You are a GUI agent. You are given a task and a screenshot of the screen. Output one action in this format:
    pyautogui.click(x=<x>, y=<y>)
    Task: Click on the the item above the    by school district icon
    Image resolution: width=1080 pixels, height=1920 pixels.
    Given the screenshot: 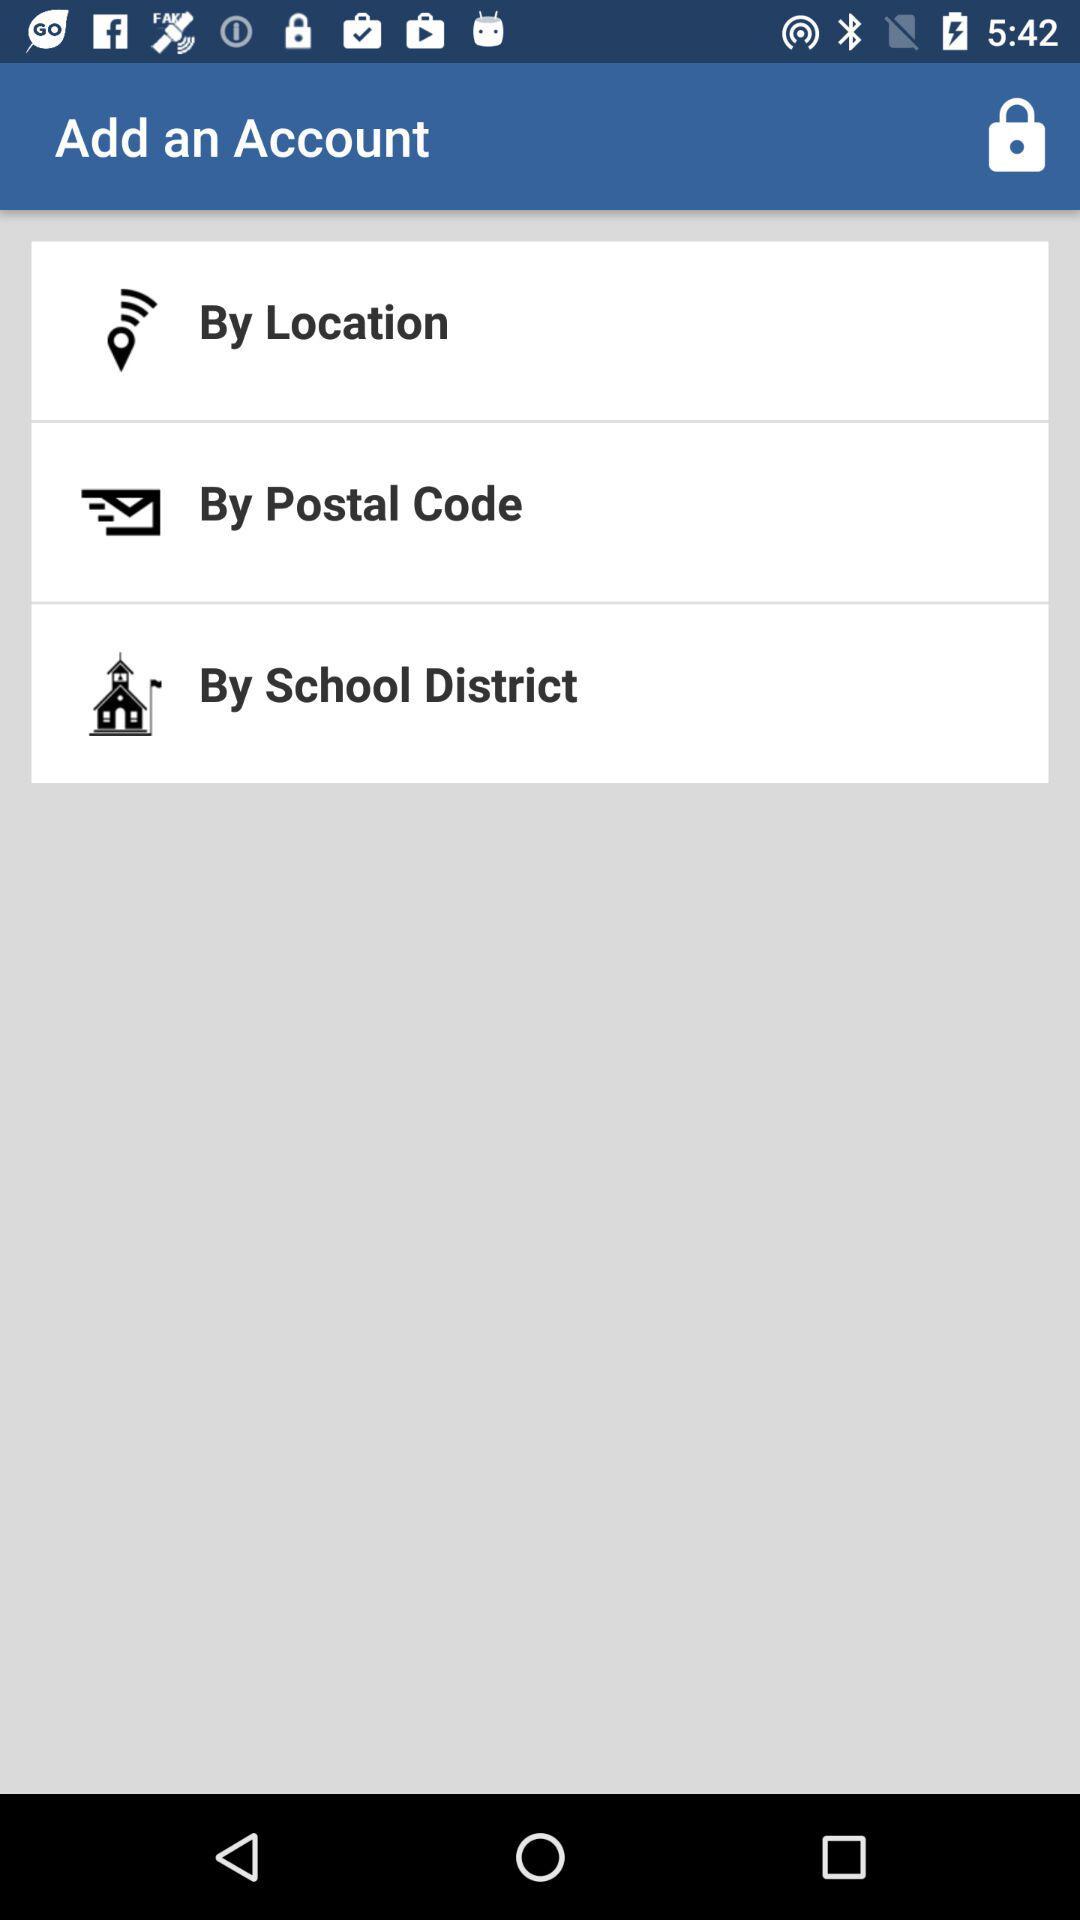 What is the action you would take?
    pyautogui.click(x=540, y=512)
    